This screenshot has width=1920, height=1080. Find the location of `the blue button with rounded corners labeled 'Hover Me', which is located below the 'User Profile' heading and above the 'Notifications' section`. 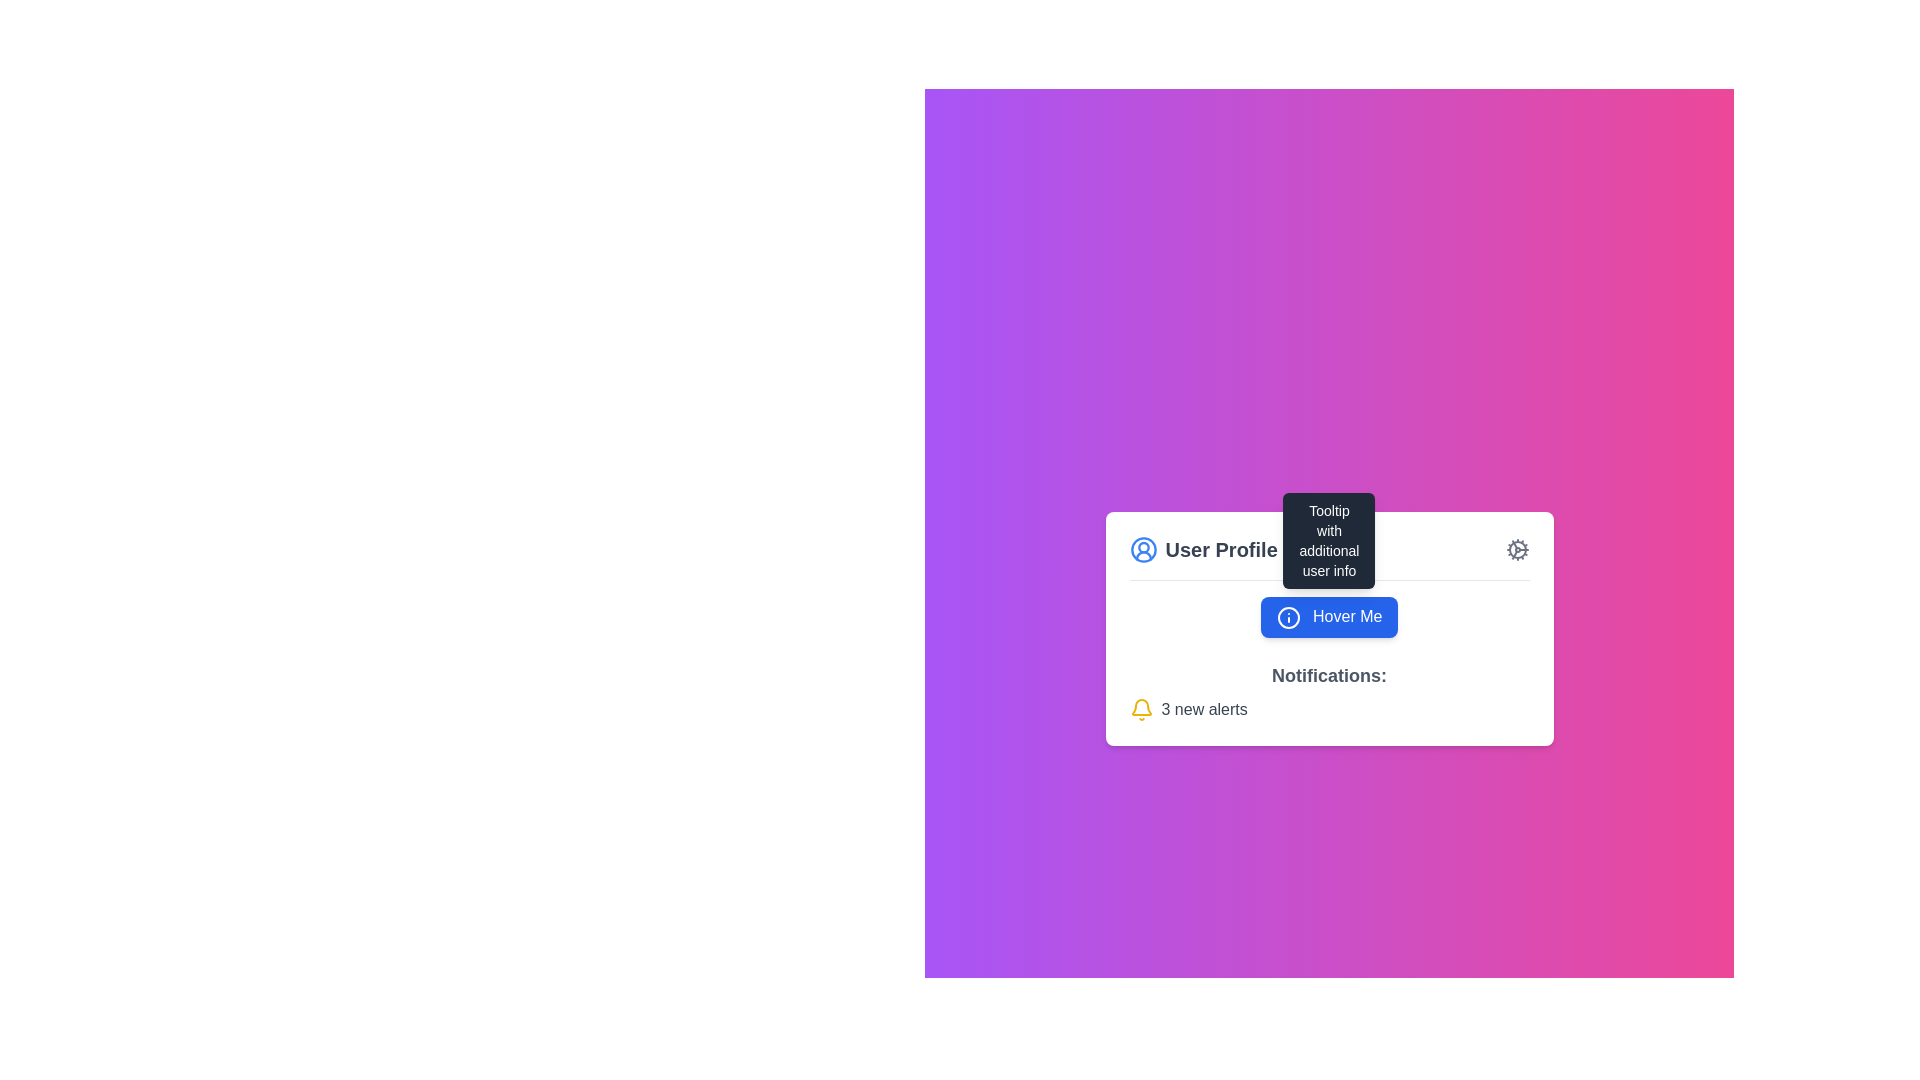

the blue button with rounded corners labeled 'Hover Me', which is located below the 'User Profile' heading and above the 'Notifications' section is located at coordinates (1329, 616).